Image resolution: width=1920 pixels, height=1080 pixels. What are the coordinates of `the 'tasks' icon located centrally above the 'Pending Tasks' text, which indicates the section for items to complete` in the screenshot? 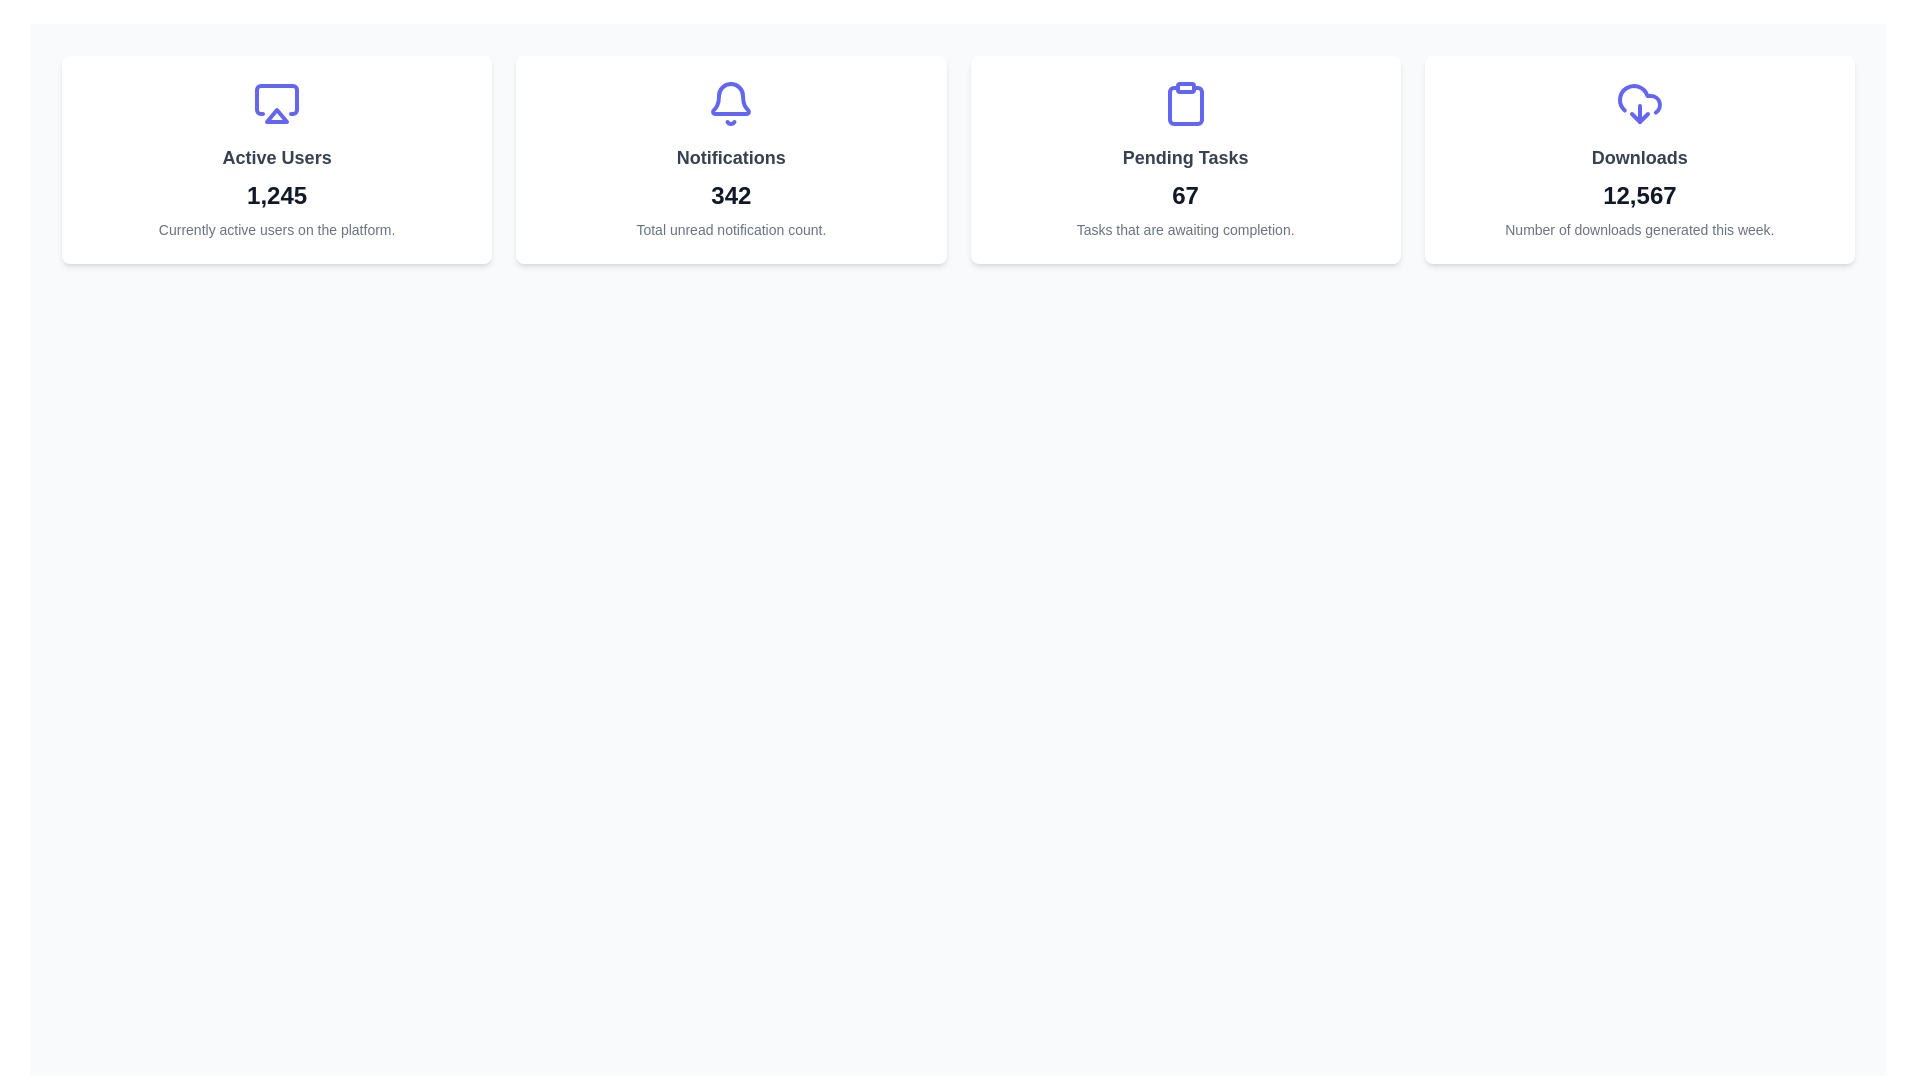 It's located at (1185, 104).